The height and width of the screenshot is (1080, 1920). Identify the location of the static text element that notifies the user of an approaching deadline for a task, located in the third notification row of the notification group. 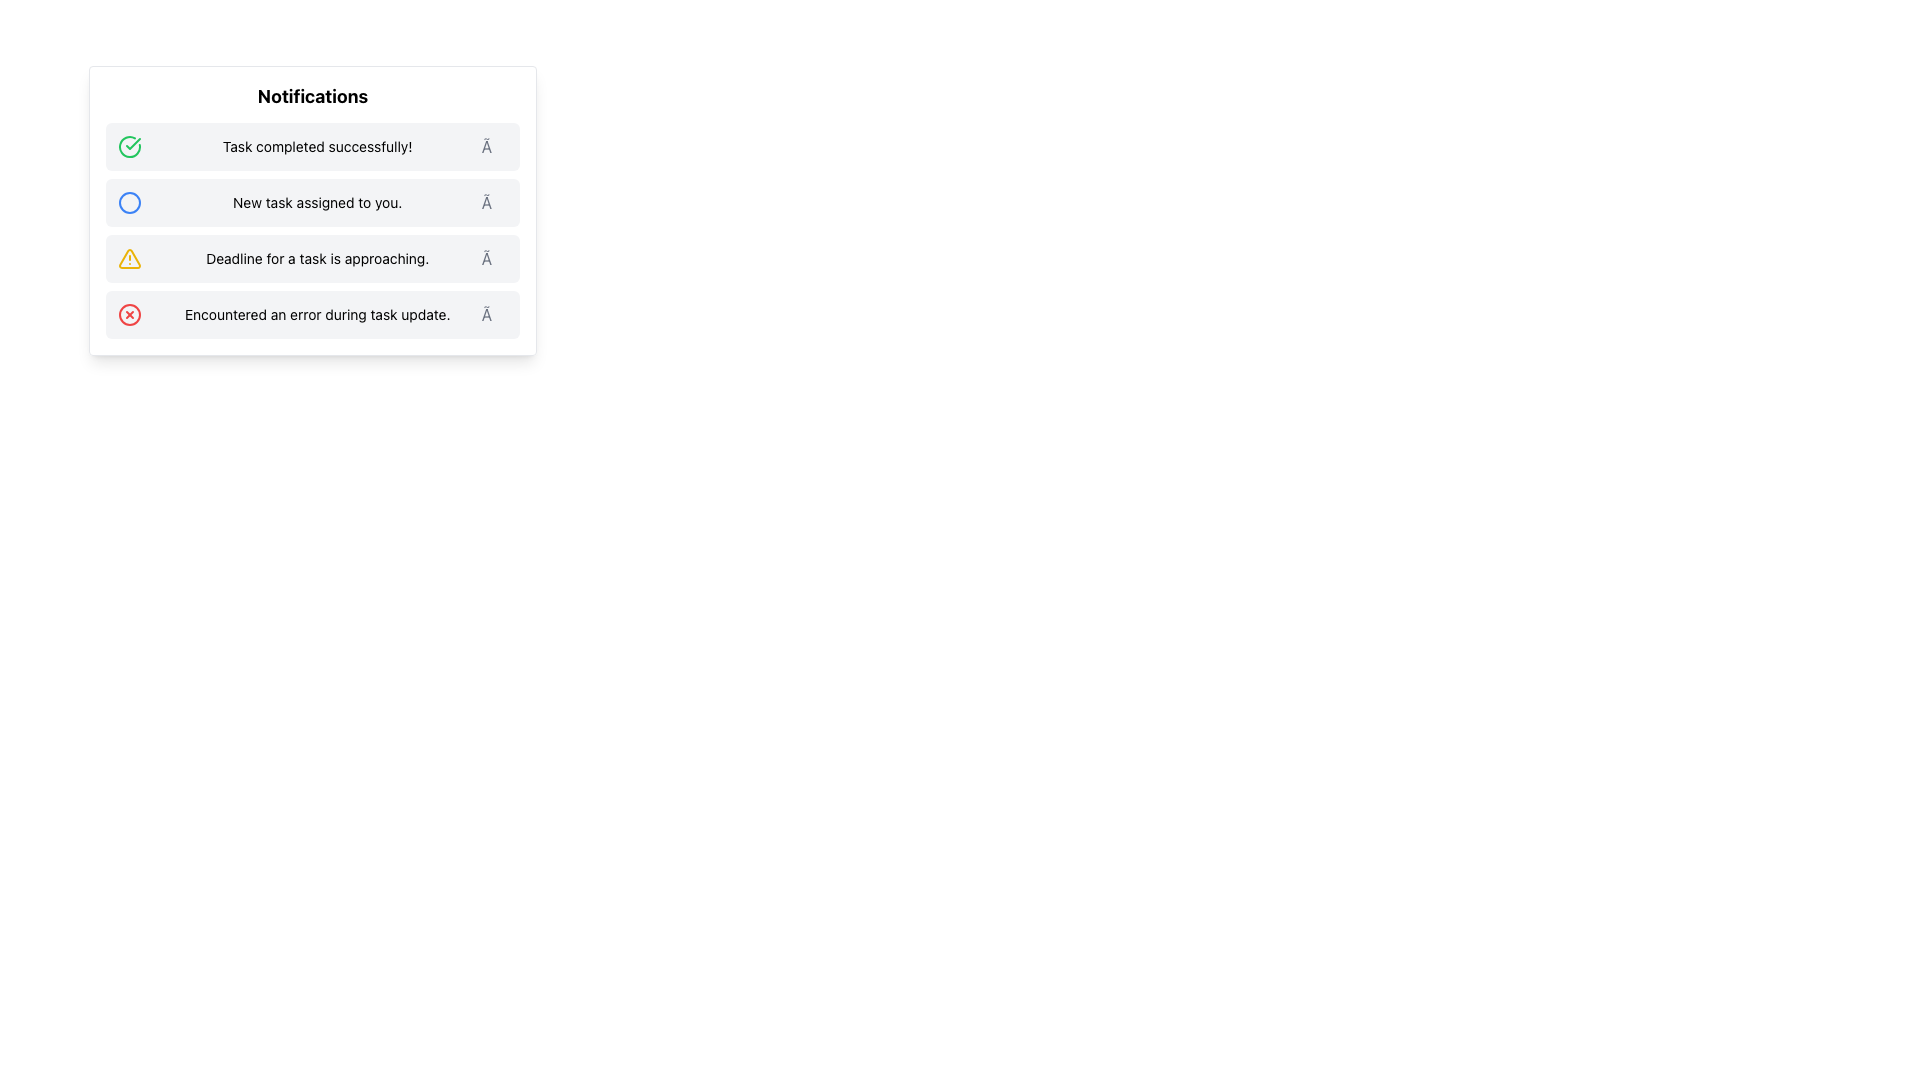
(316, 257).